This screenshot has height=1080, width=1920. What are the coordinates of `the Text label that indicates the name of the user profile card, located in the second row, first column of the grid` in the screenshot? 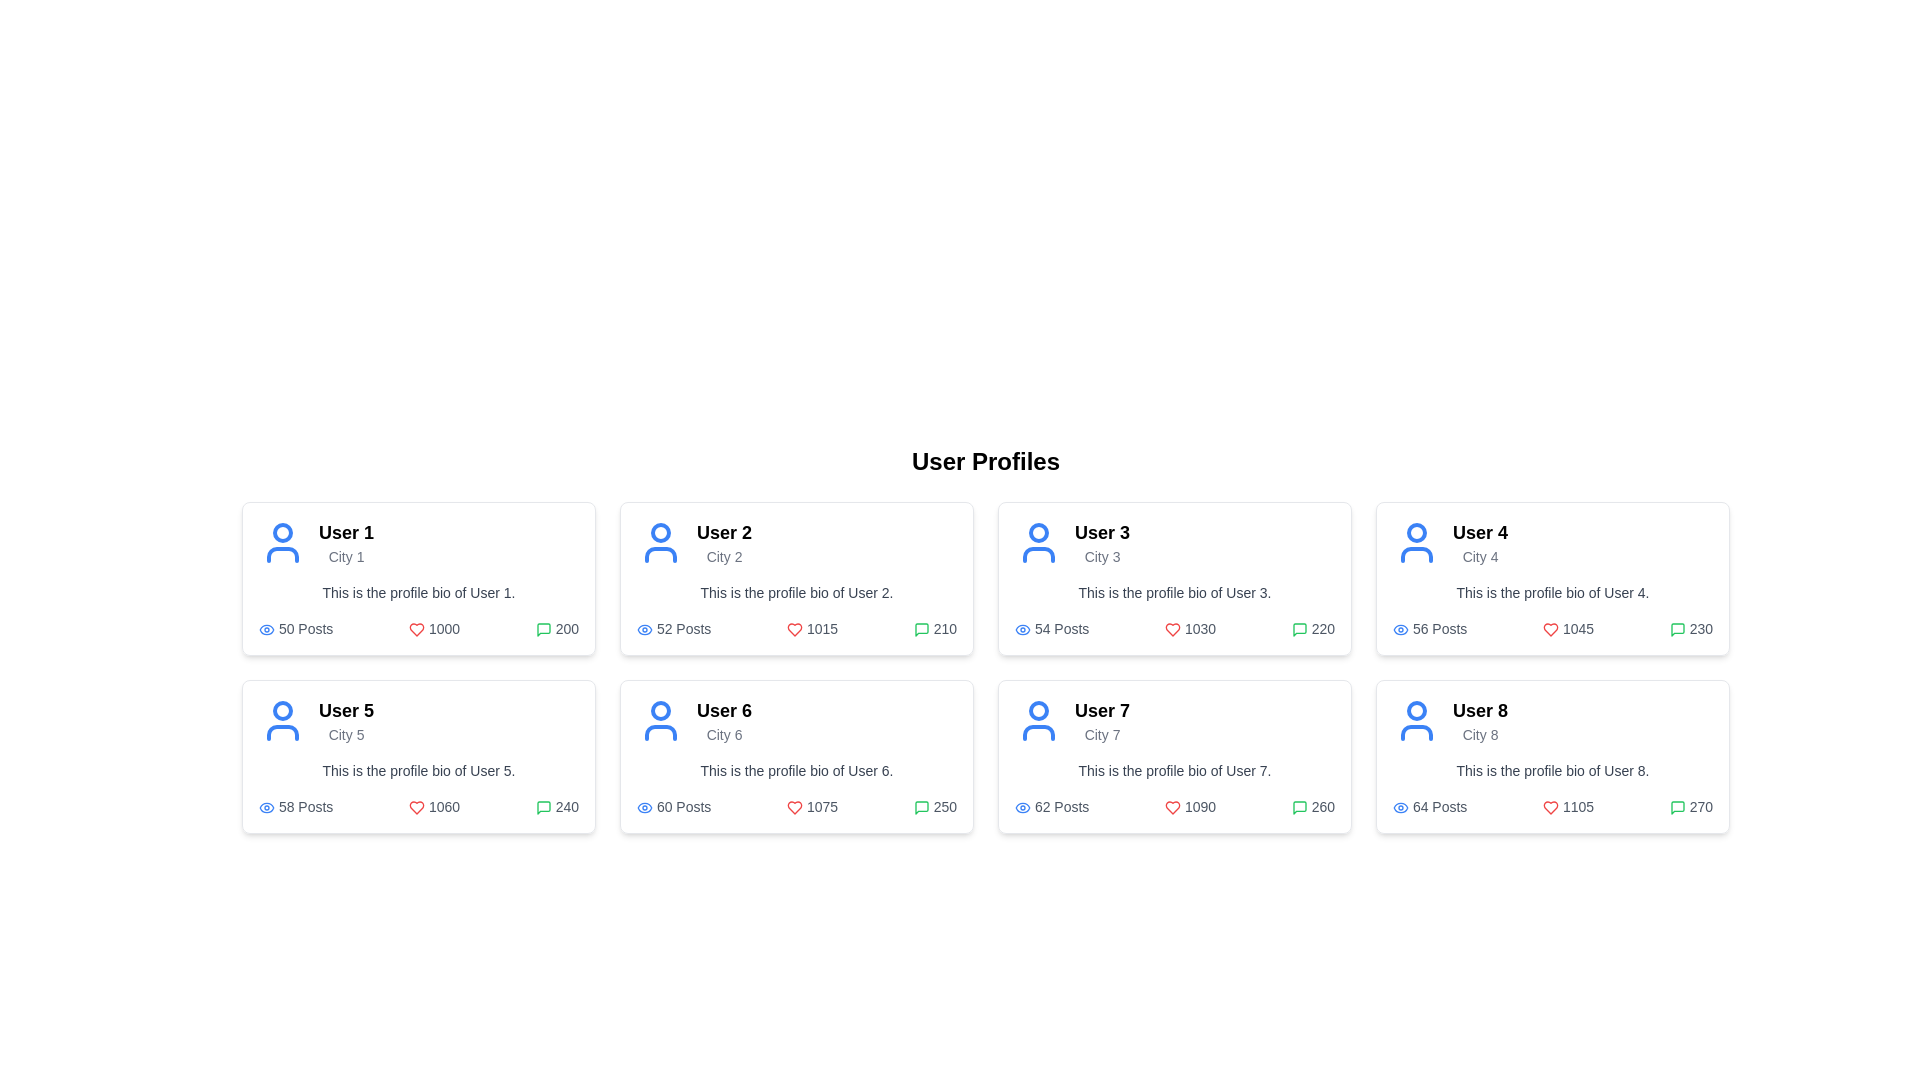 It's located at (346, 709).